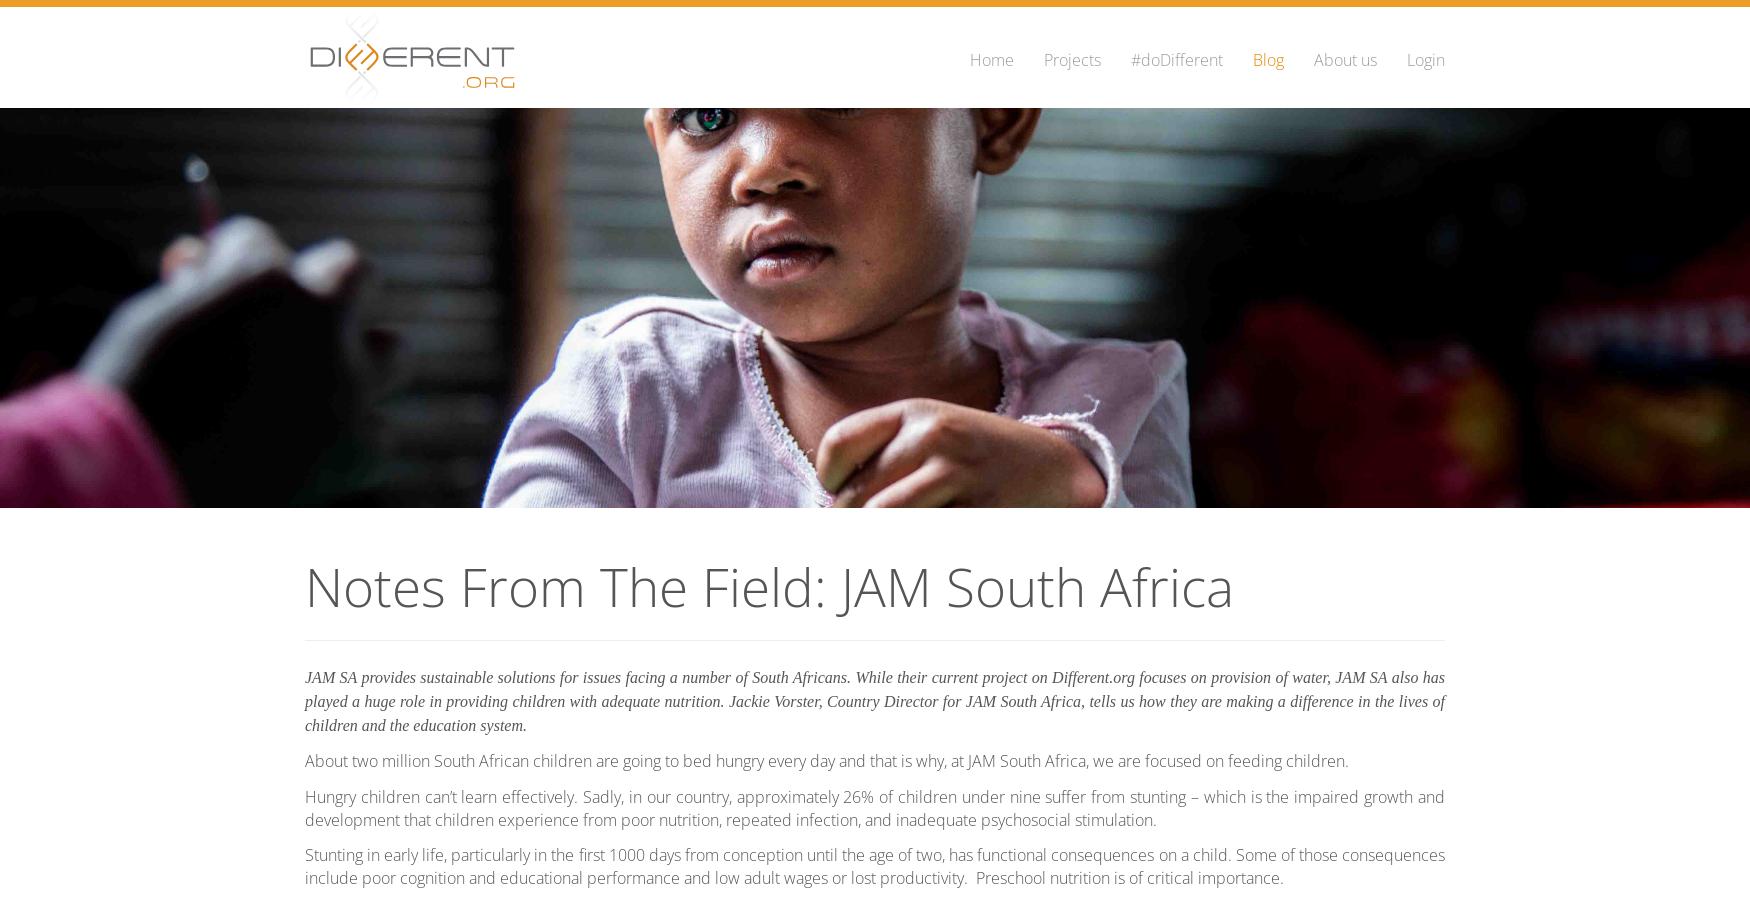 The image size is (1750, 906). I want to click on '#doDifferent', so click(1176, 59).